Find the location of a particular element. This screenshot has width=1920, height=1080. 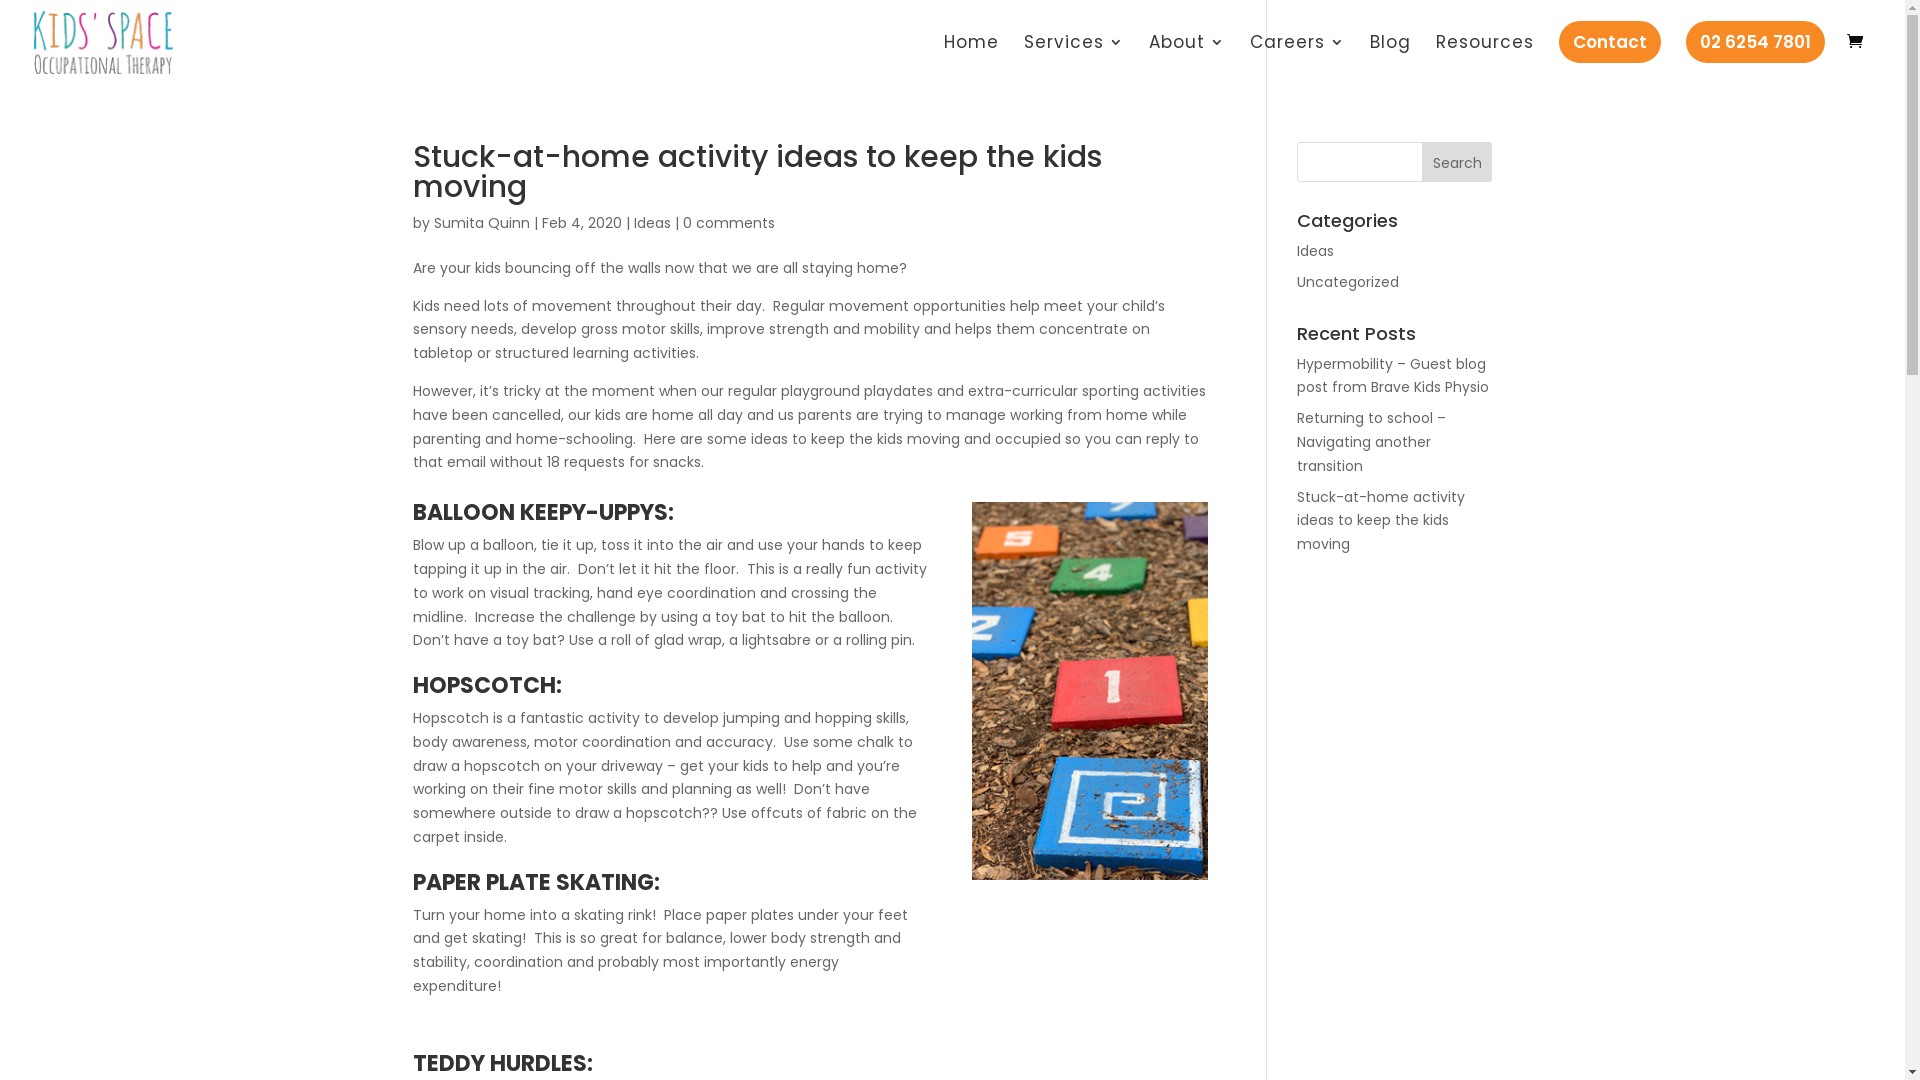

'Ideas' is located at coordinates (652, 223).